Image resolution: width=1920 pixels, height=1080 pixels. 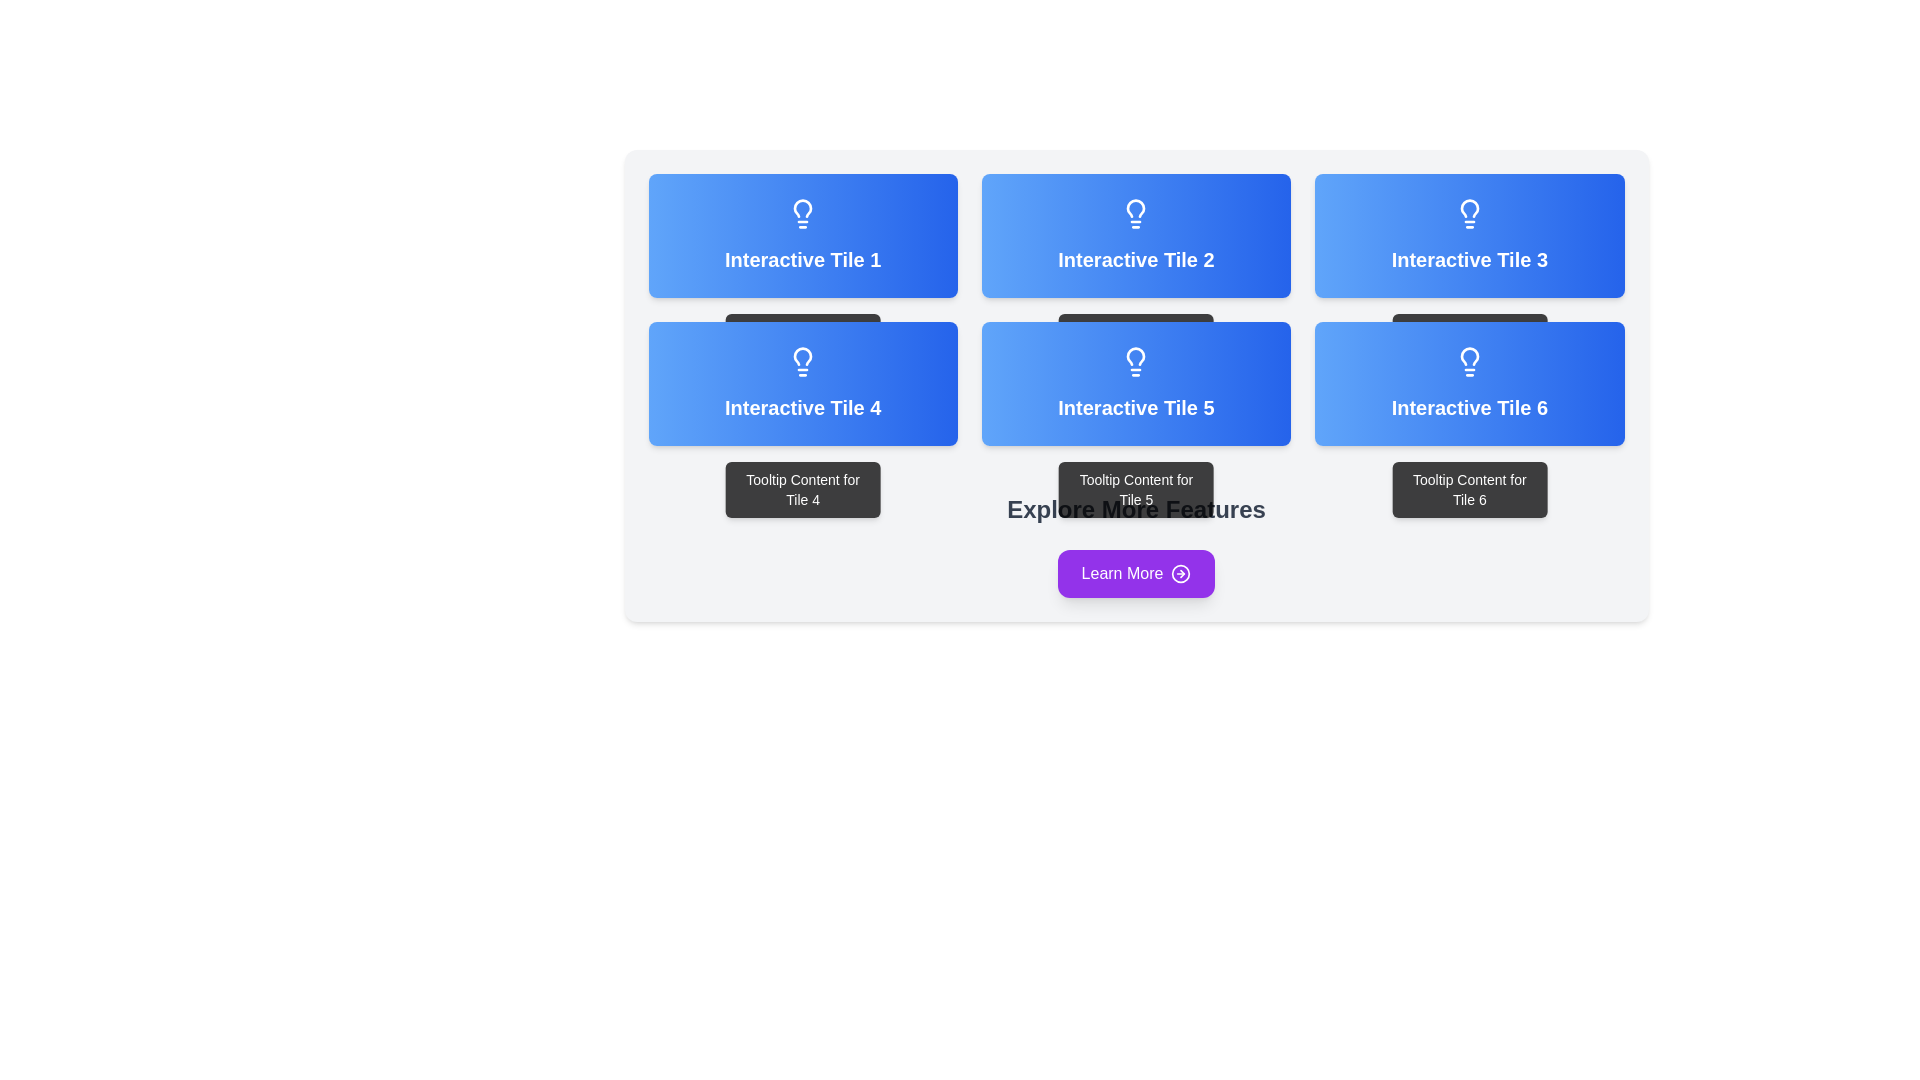 What do you see at coordinates (803, 407) in the screenshot?
I see `the text label reading 'Interactive Tile 4'` at bounding box center [803, 407].